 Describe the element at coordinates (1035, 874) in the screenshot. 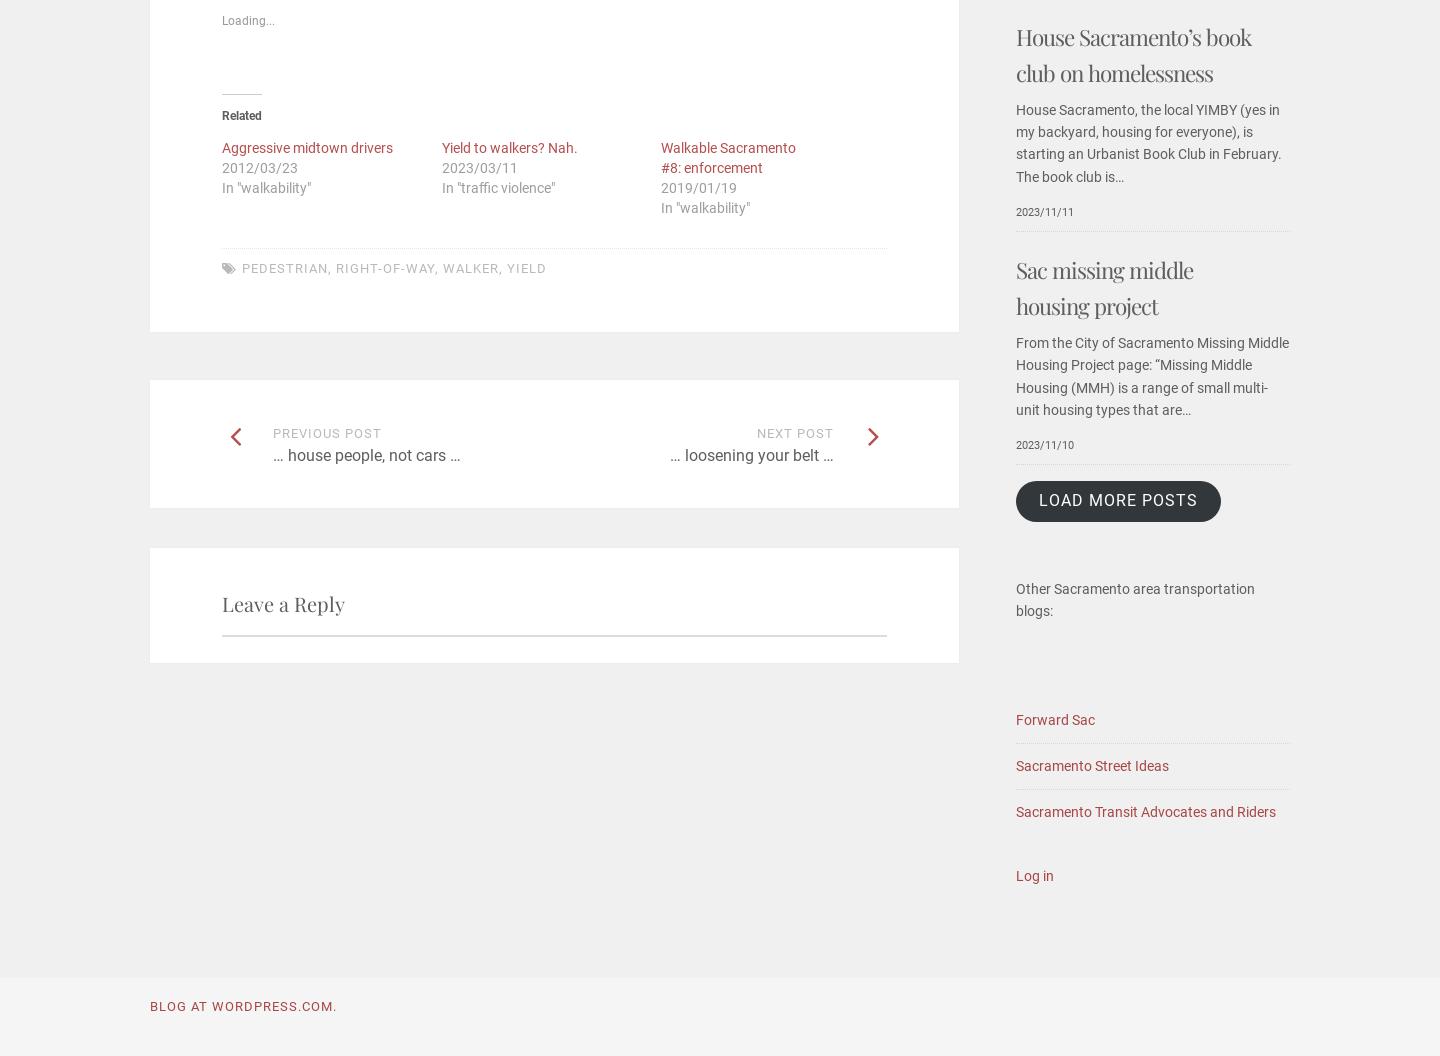

I see `'Log in'` at that location.